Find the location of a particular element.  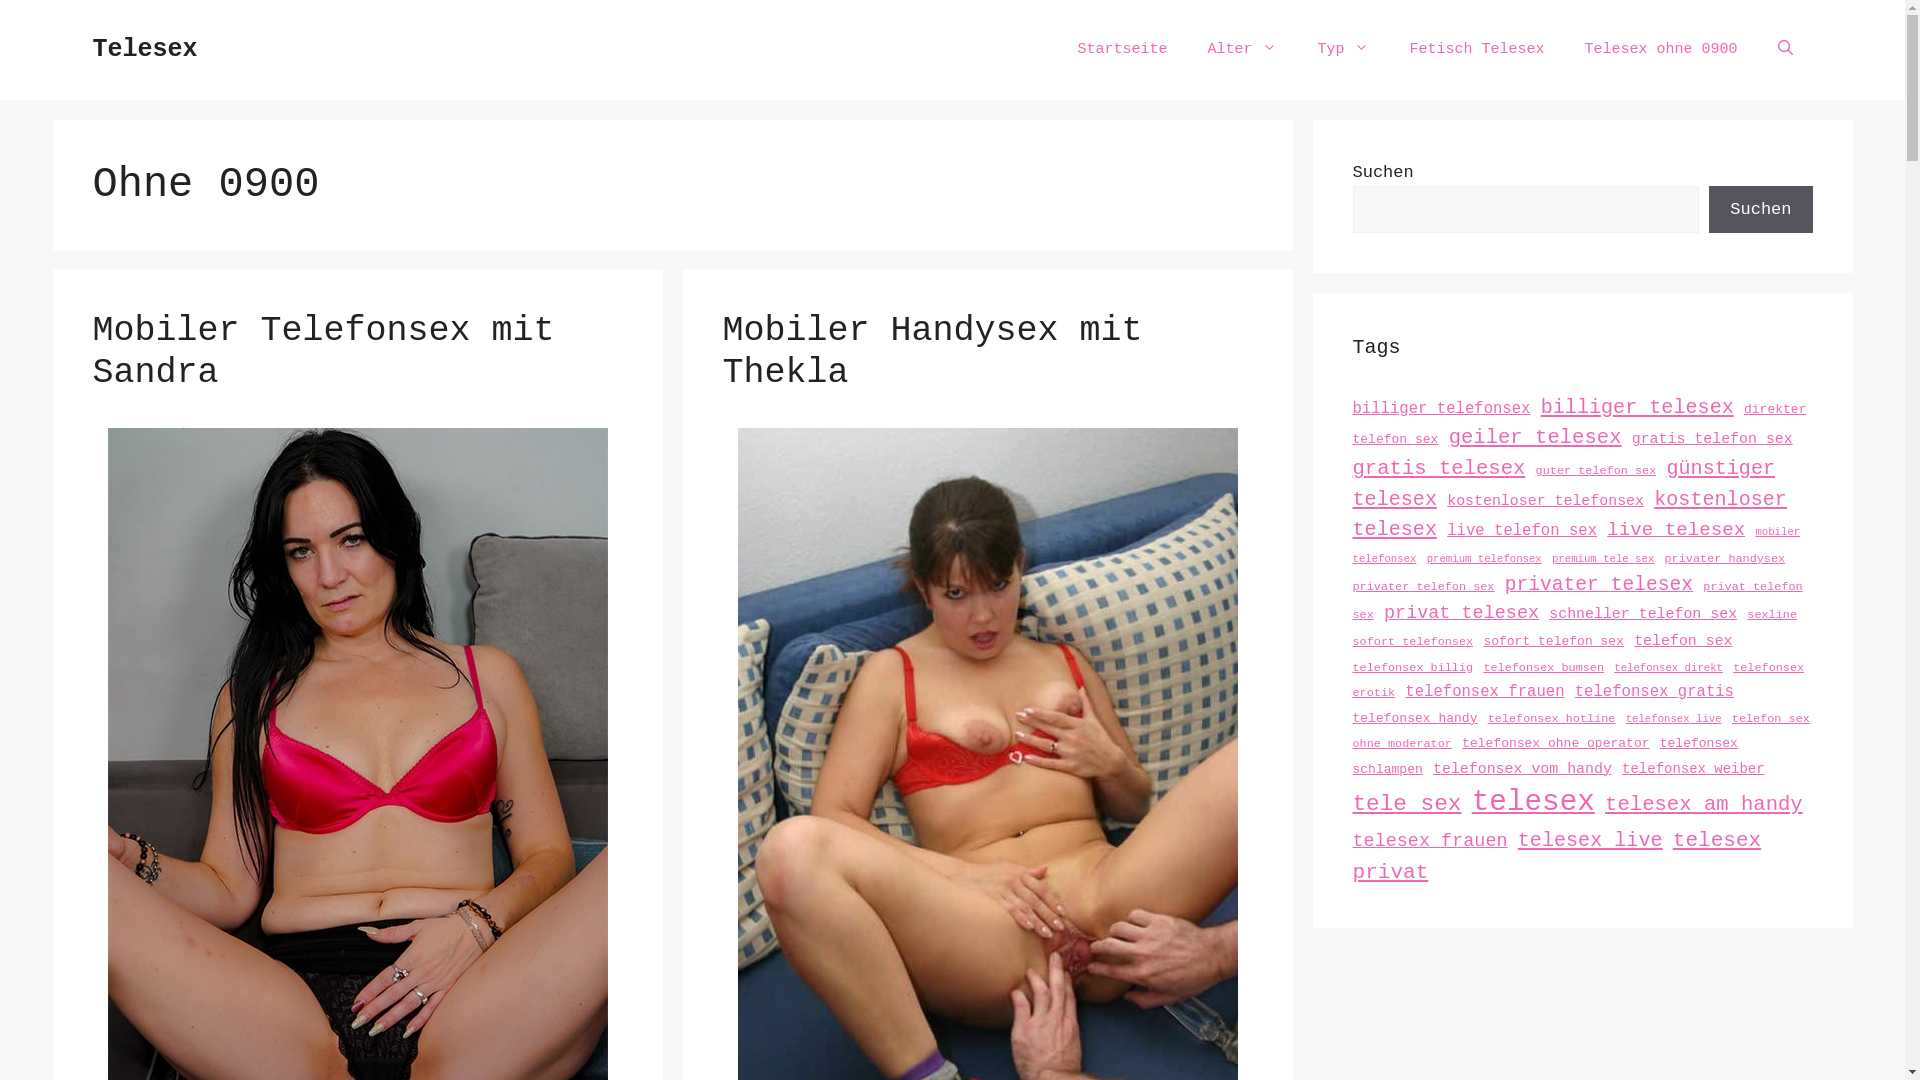

'schneller telefon sex' is located at coordinates (1642, 612).